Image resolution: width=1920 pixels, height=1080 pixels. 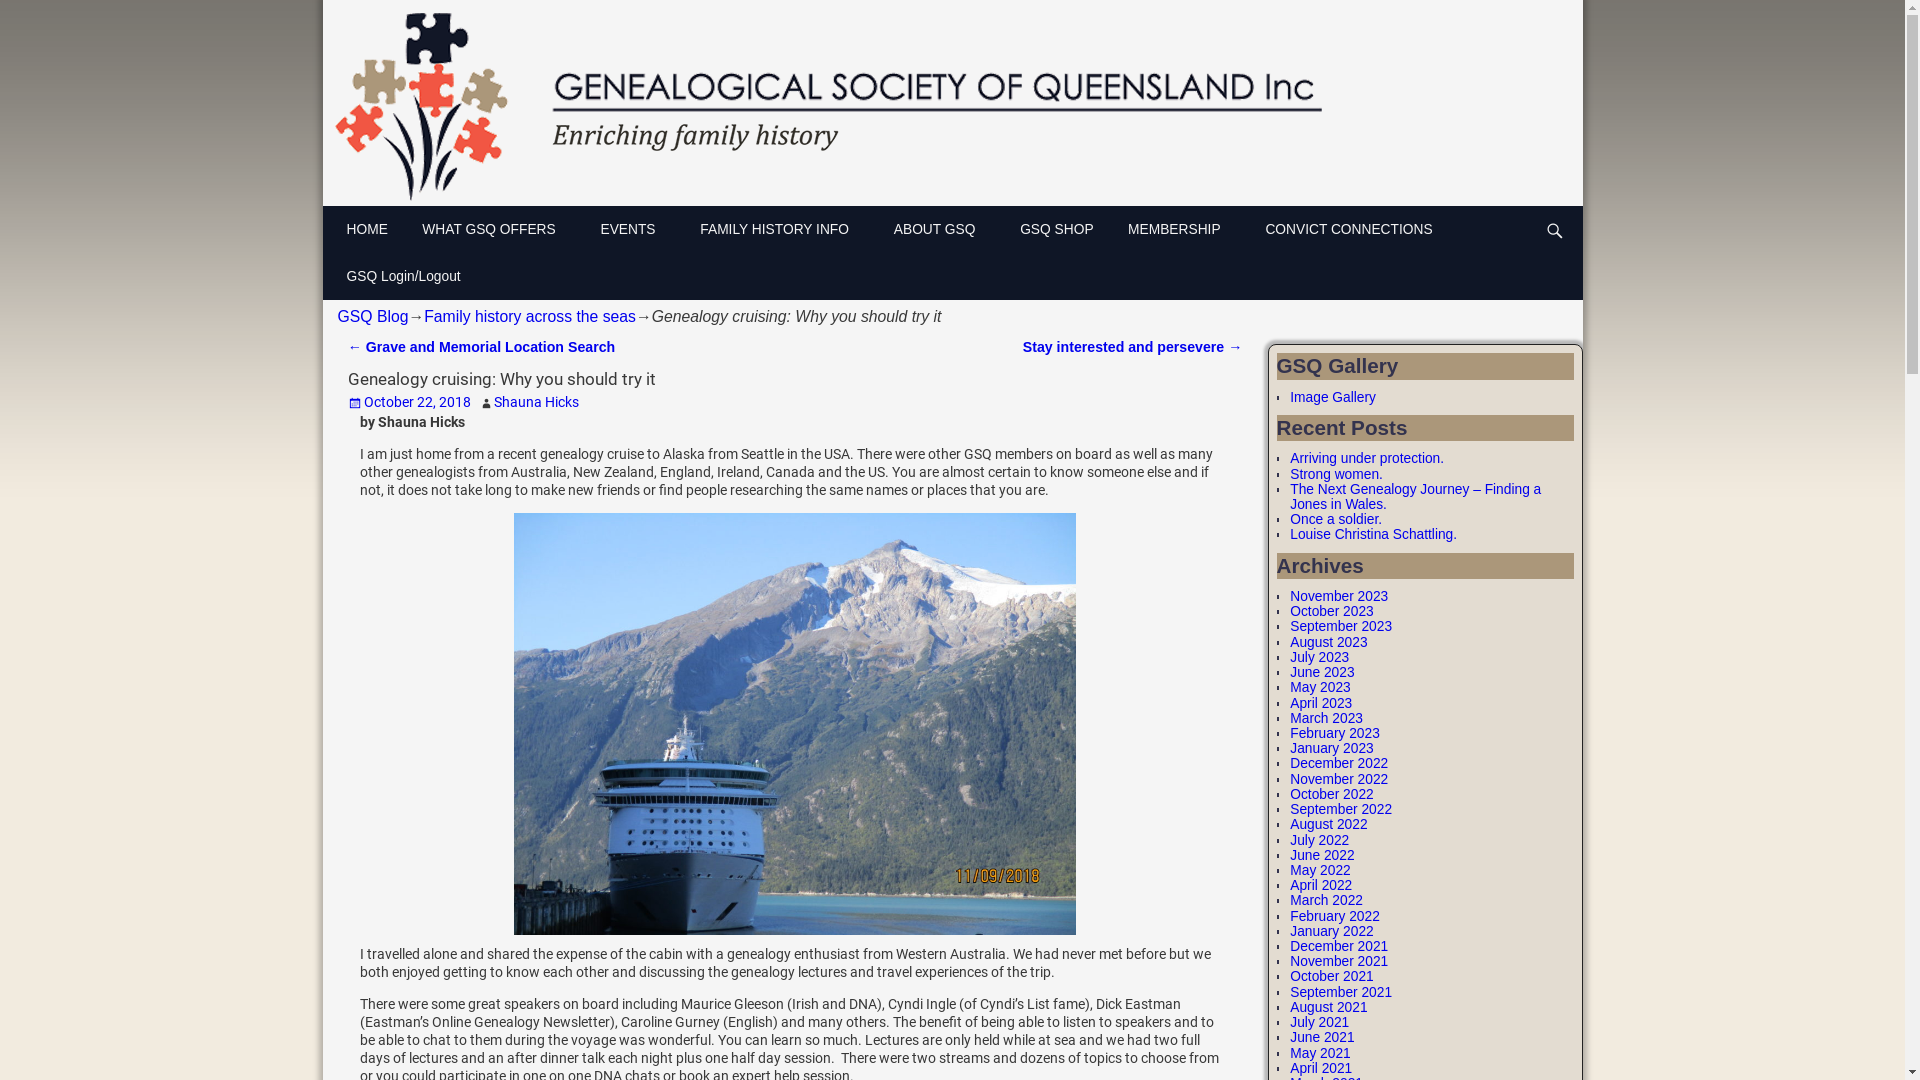 I want to click on 'Once a soldier.', so click(x=1335, y=518).